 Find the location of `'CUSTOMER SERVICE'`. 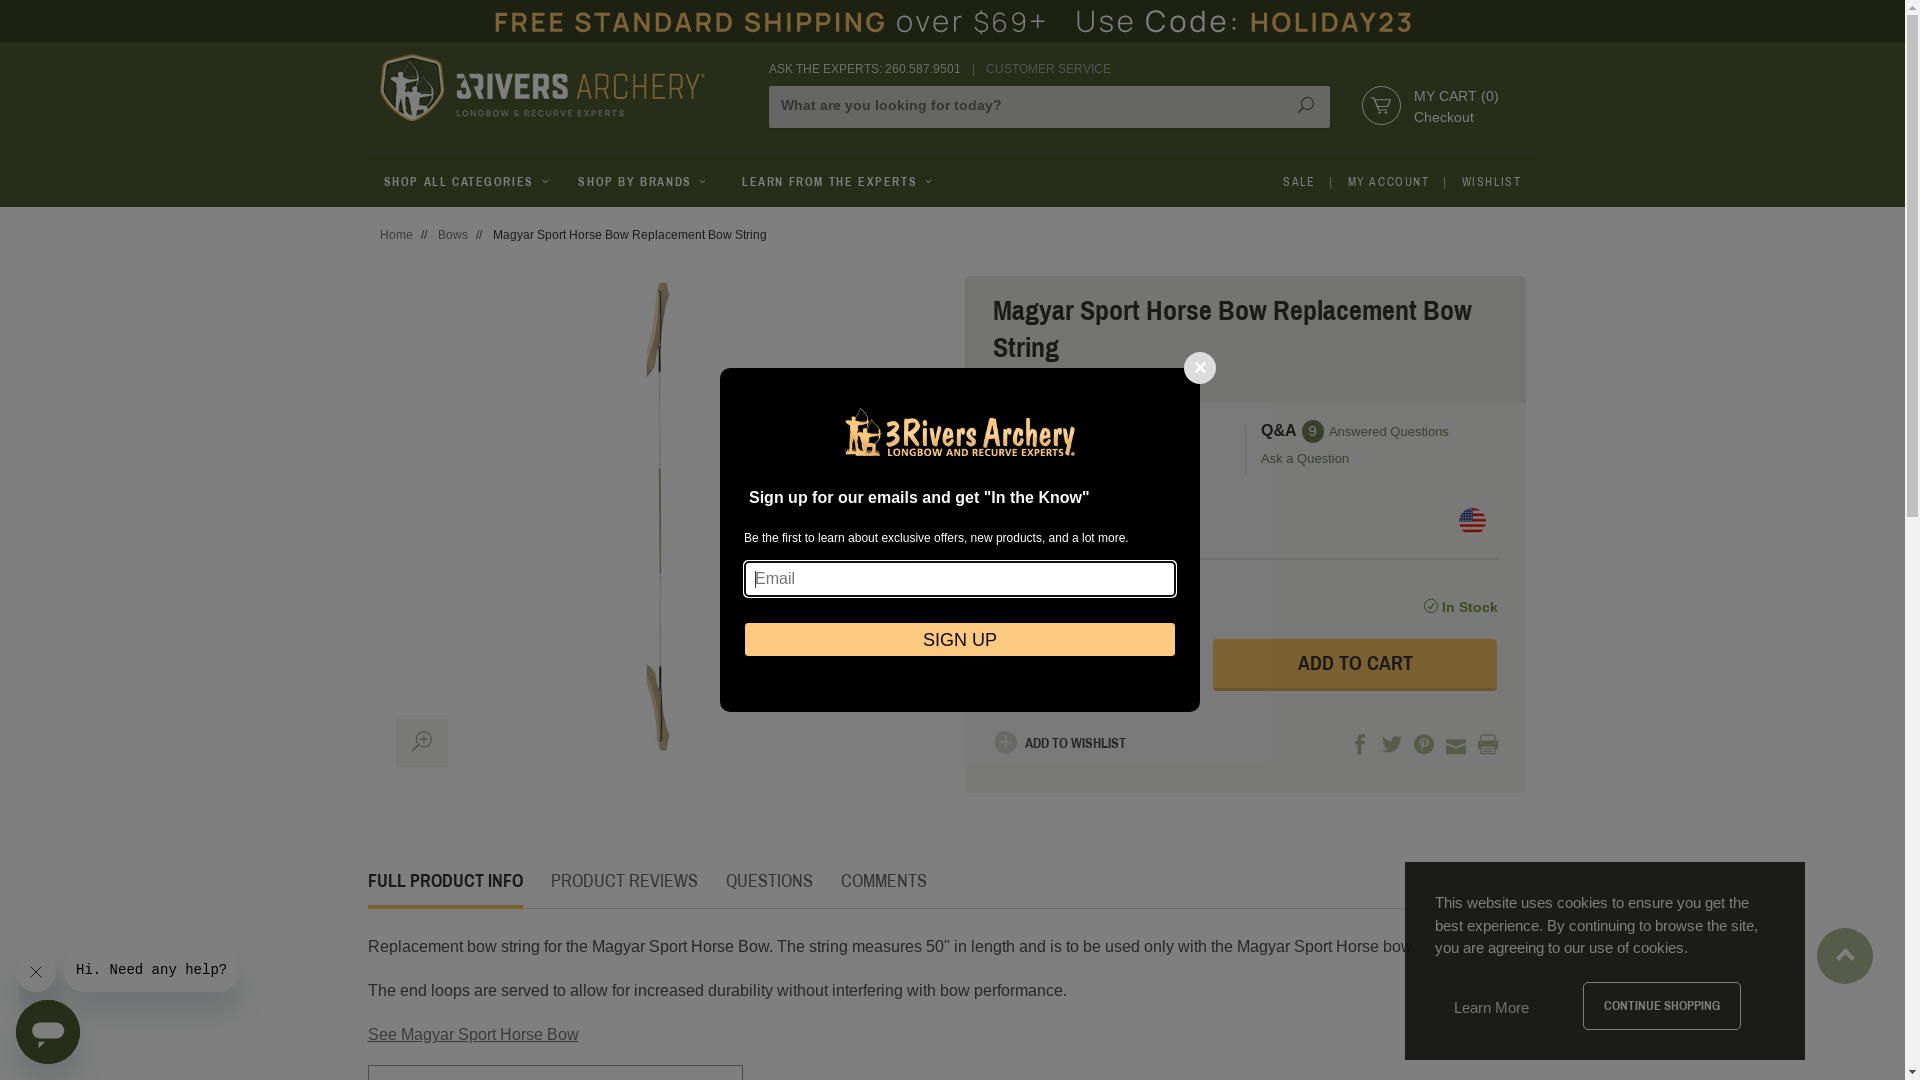

'CUSTOMER SERVICE' is located at coordinates (1047, 68).